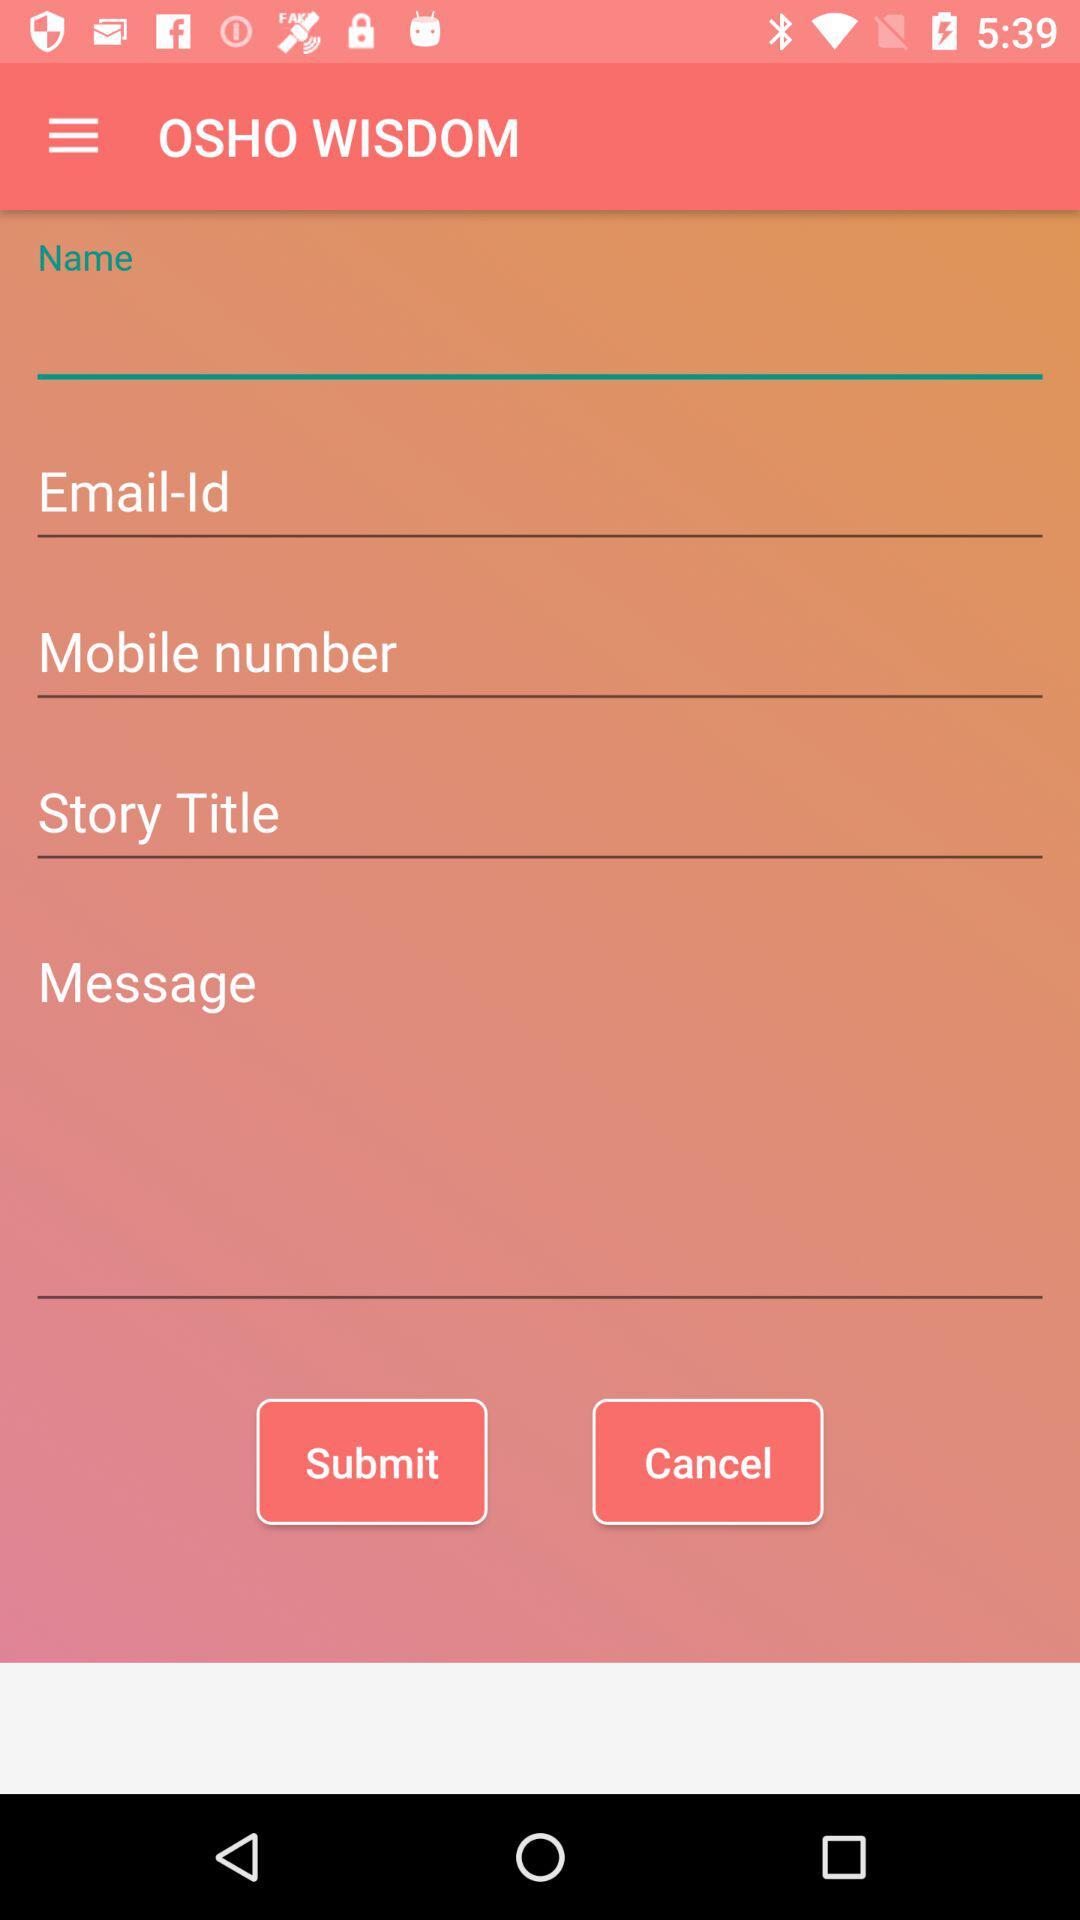 The height and width of the screenshot is (1920, 1080). What do you see at coordinates (540, 654) in the screenshot?
I see `telephone number` at bounding box center [540, 654].